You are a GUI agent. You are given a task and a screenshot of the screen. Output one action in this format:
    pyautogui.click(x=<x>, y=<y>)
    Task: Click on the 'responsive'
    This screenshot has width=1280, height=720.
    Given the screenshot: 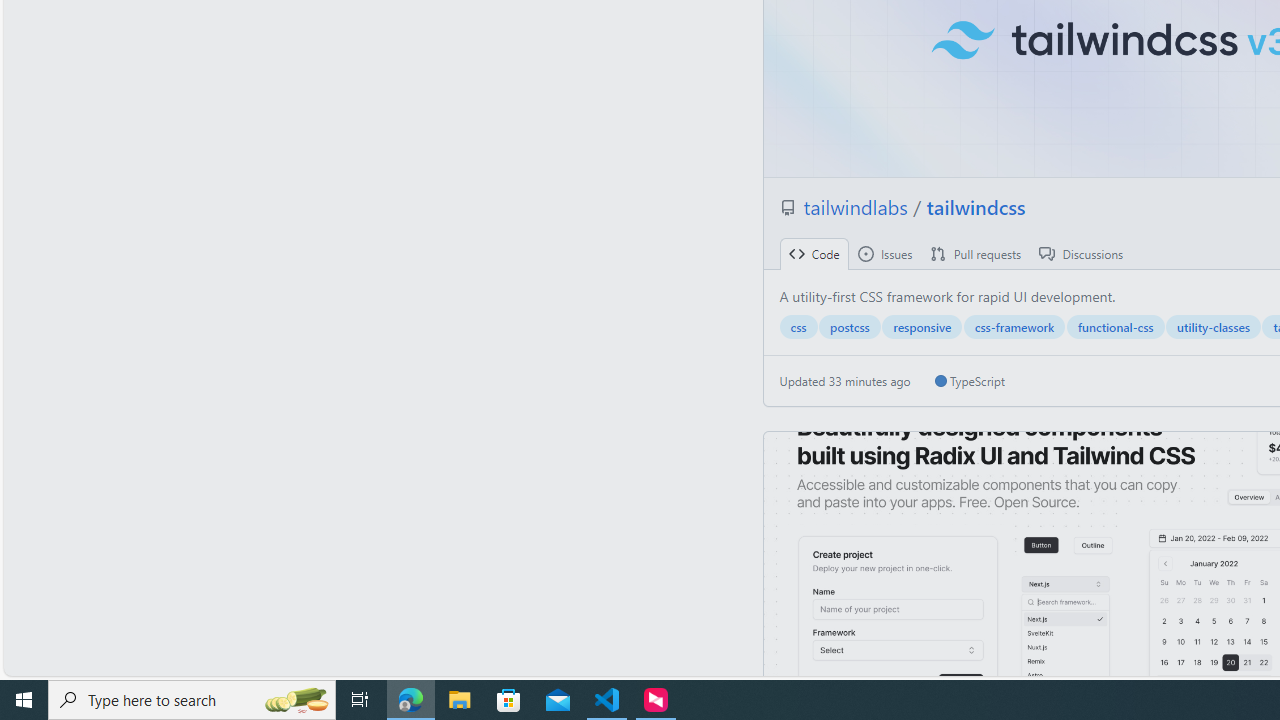 What is the action you would take?
    pyautogui.click(x=921, y=326)
    